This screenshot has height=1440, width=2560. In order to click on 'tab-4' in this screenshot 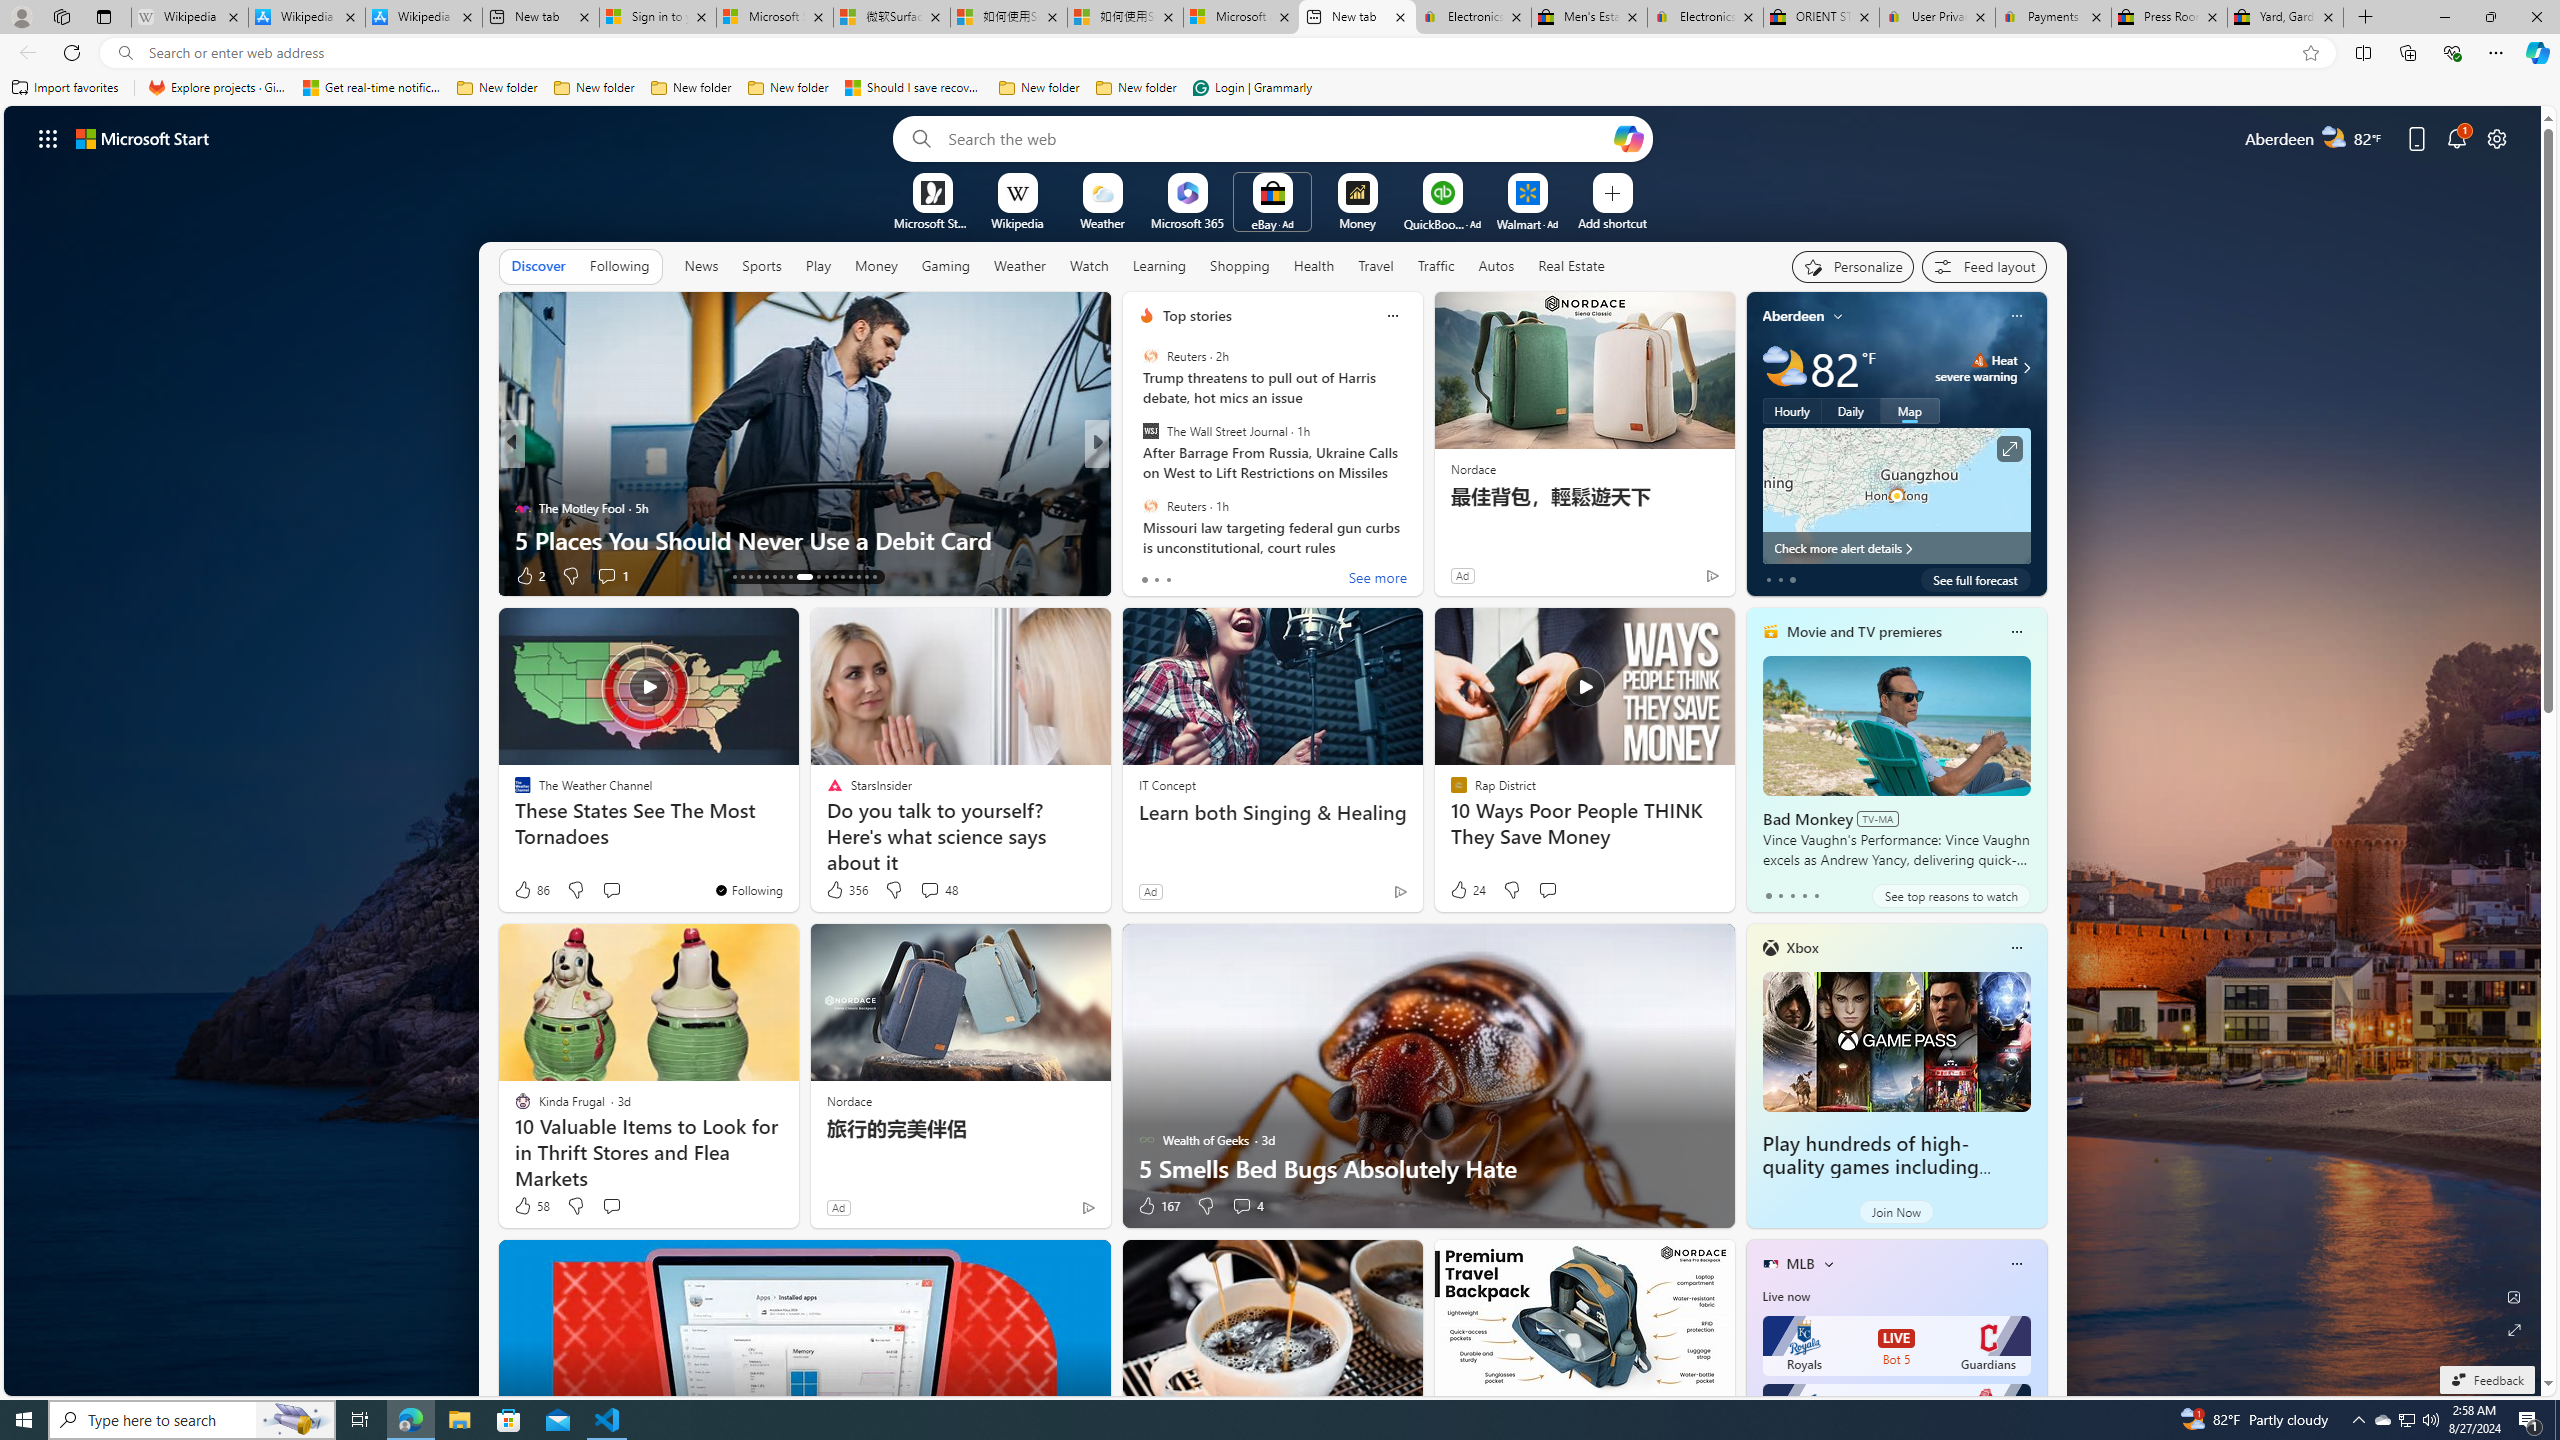, I will do `click(1815, 895)`.